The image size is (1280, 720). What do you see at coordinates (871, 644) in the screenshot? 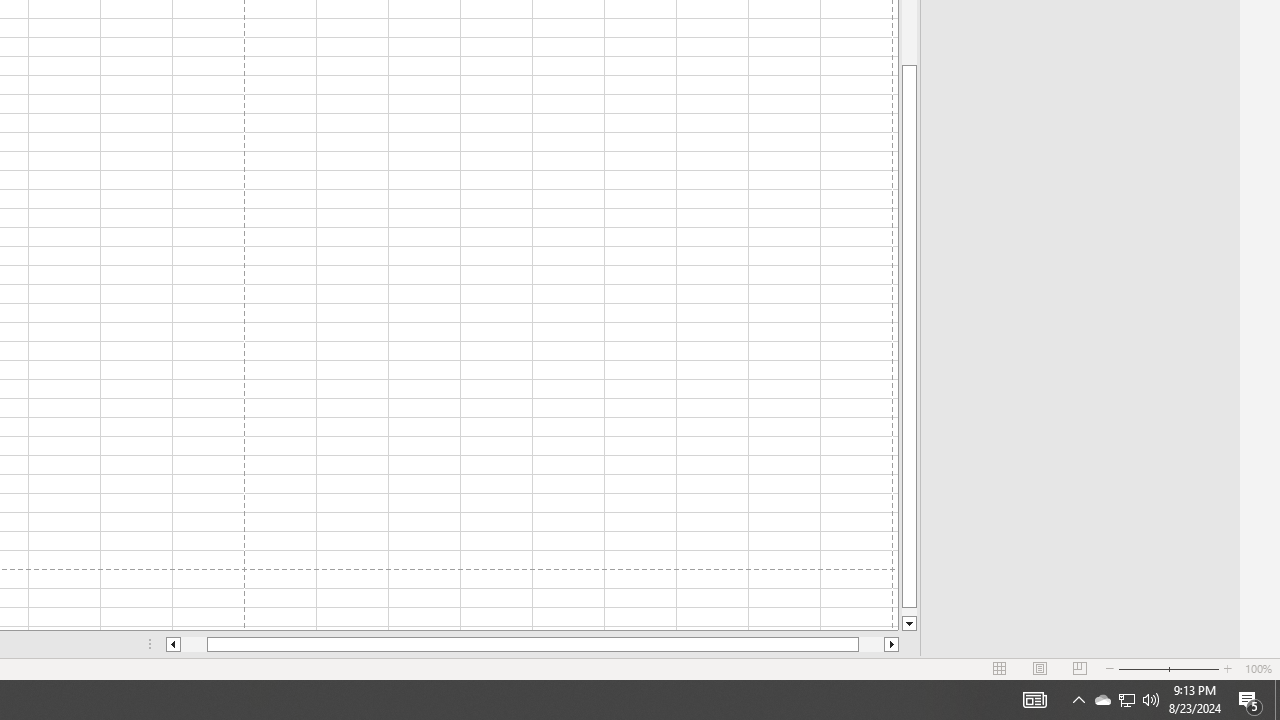
I see `'Page right'` at bounding box center [871, 644].